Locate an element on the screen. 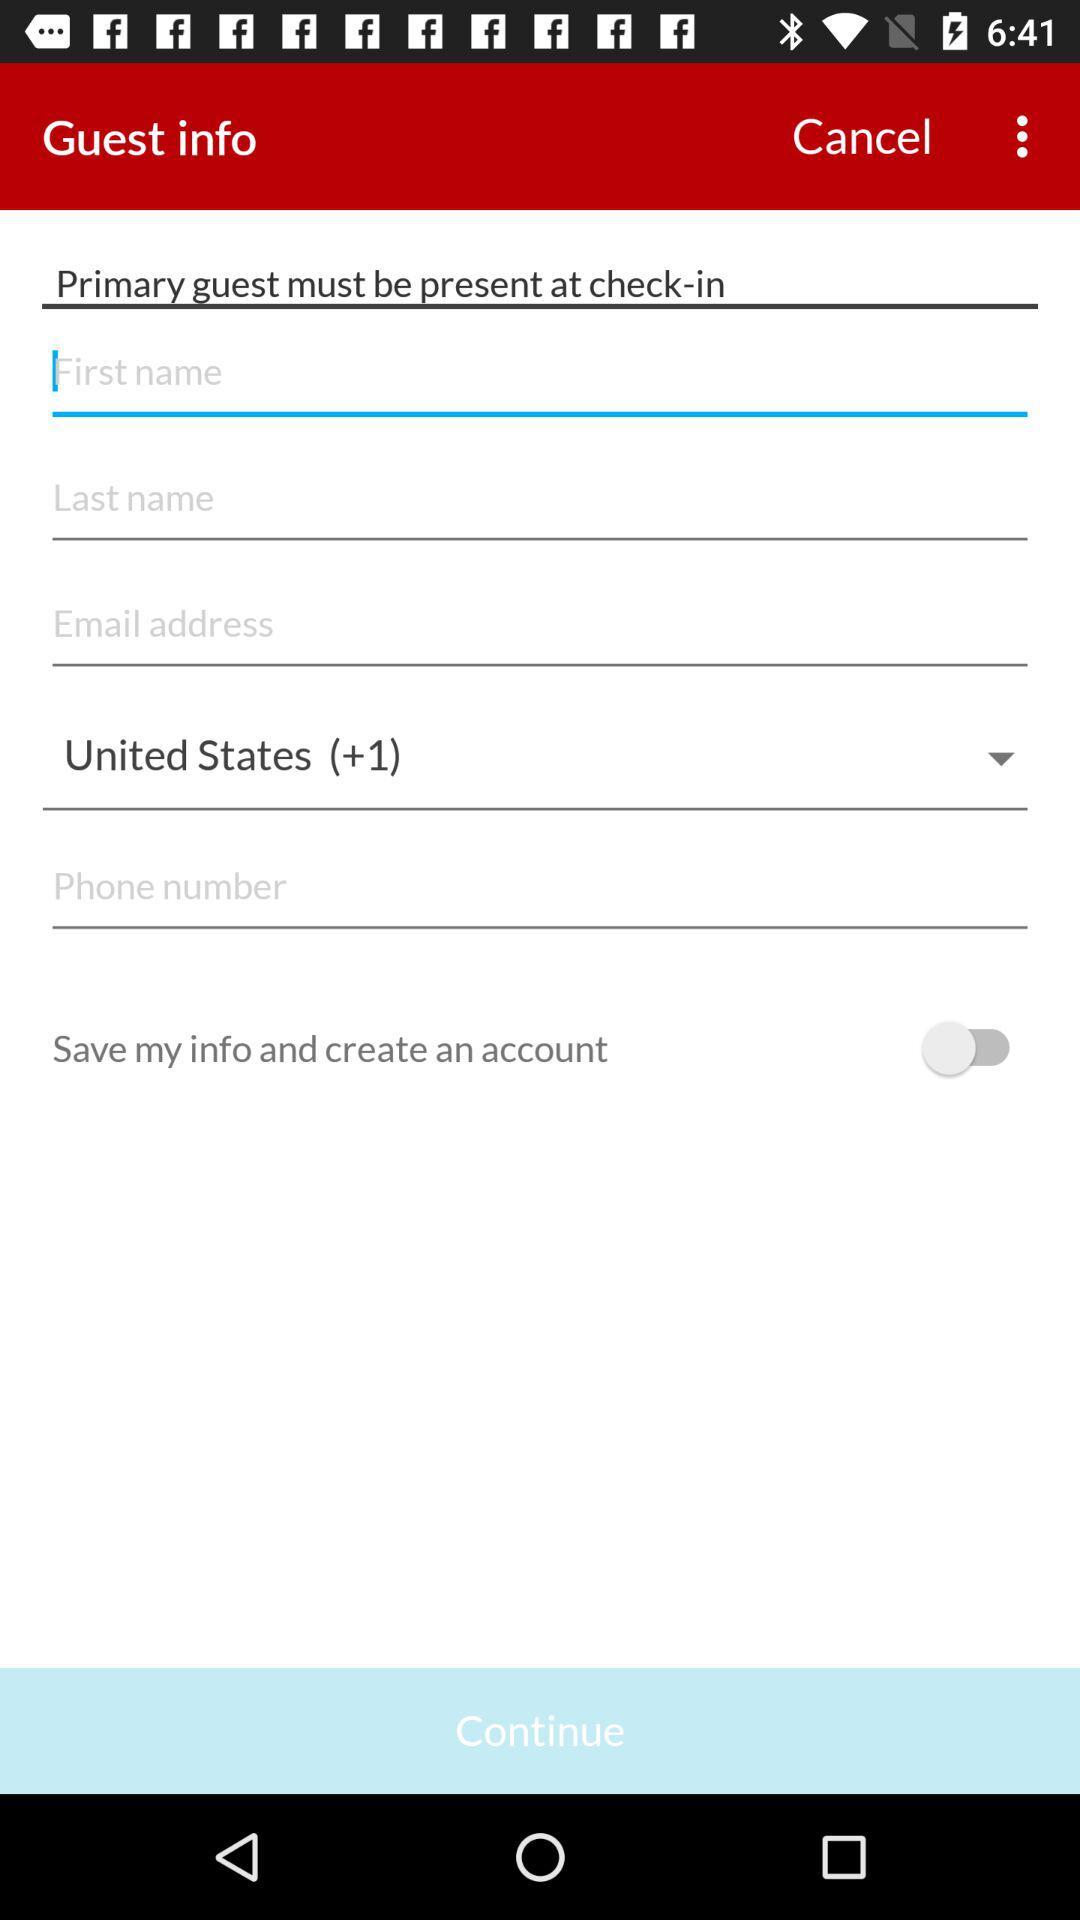  your first name is located at coordinates (540, 372).